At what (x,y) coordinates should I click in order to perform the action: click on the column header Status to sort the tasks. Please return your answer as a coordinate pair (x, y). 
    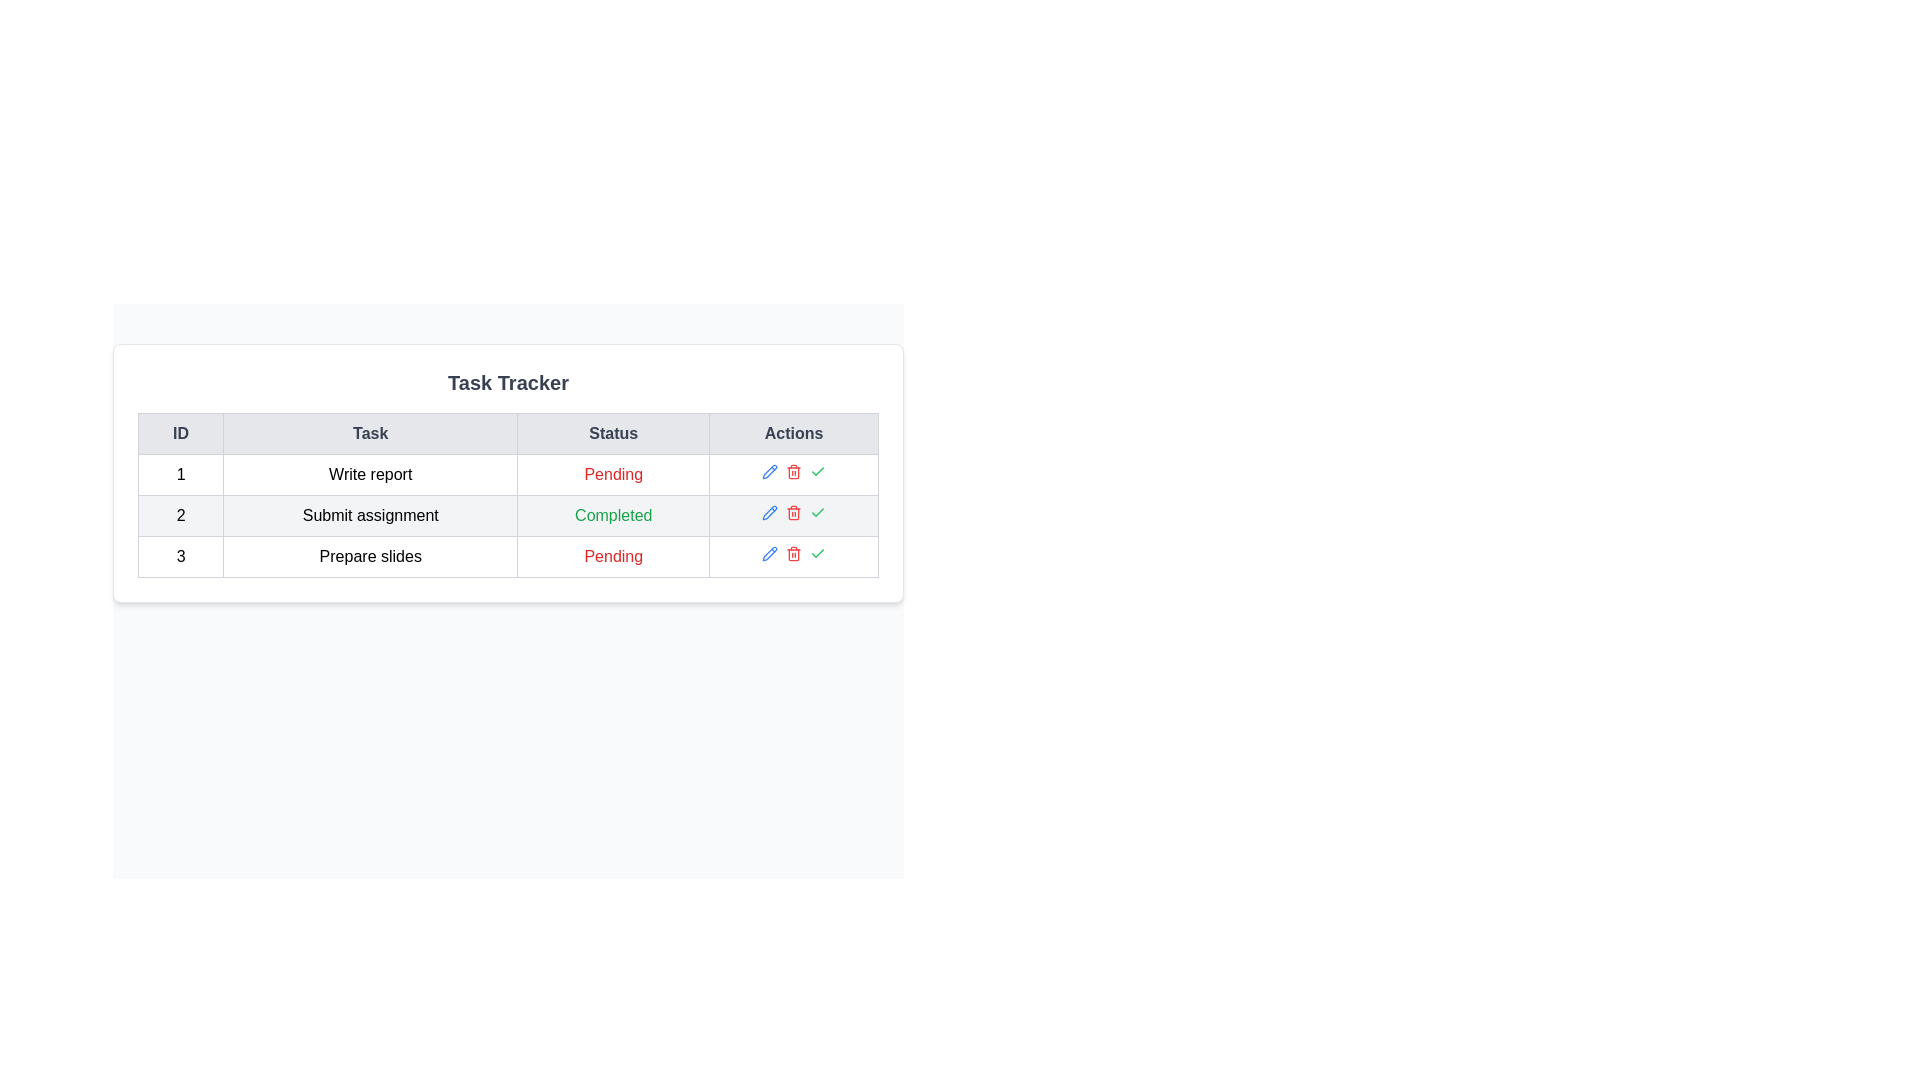
    Looking at the image, I should click on (612, 433).